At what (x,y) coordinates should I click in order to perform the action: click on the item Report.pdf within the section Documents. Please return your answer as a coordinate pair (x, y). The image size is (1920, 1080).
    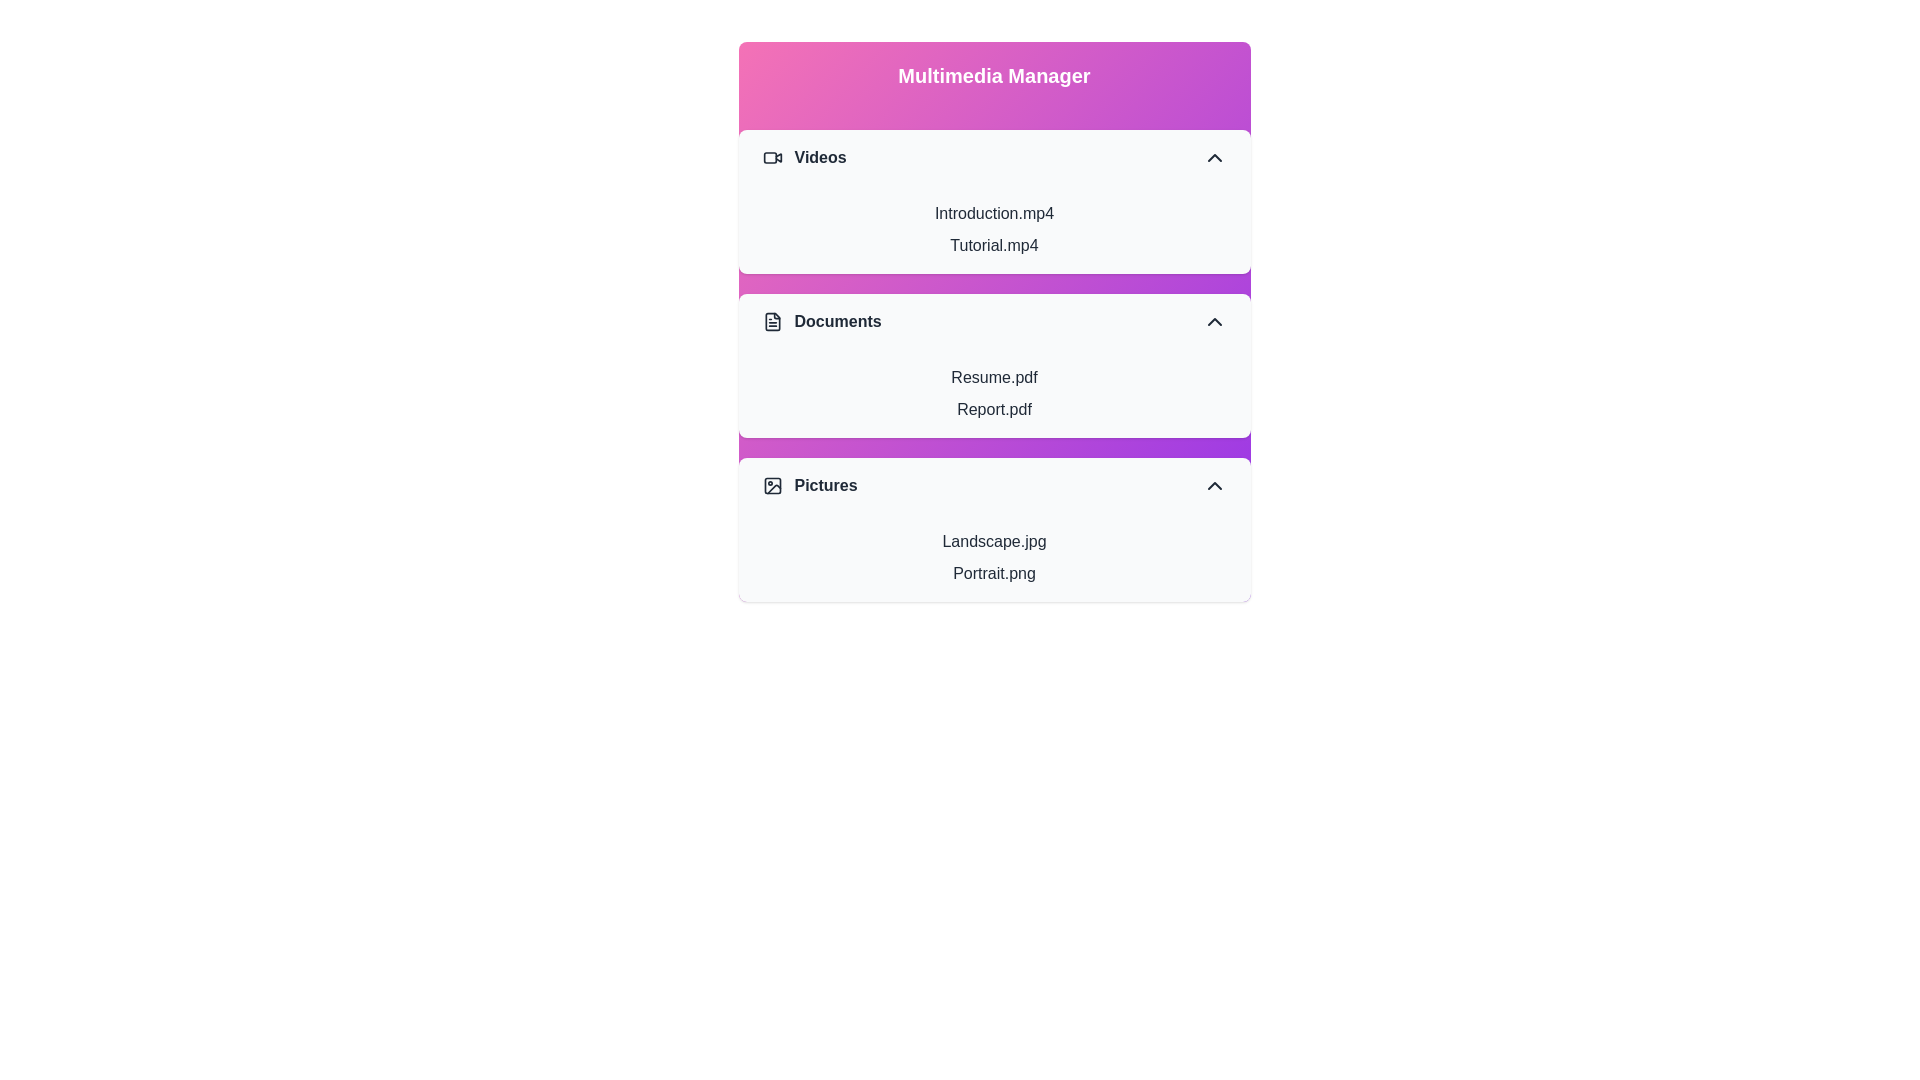
    Looking at the image, I should click on (994, 408).